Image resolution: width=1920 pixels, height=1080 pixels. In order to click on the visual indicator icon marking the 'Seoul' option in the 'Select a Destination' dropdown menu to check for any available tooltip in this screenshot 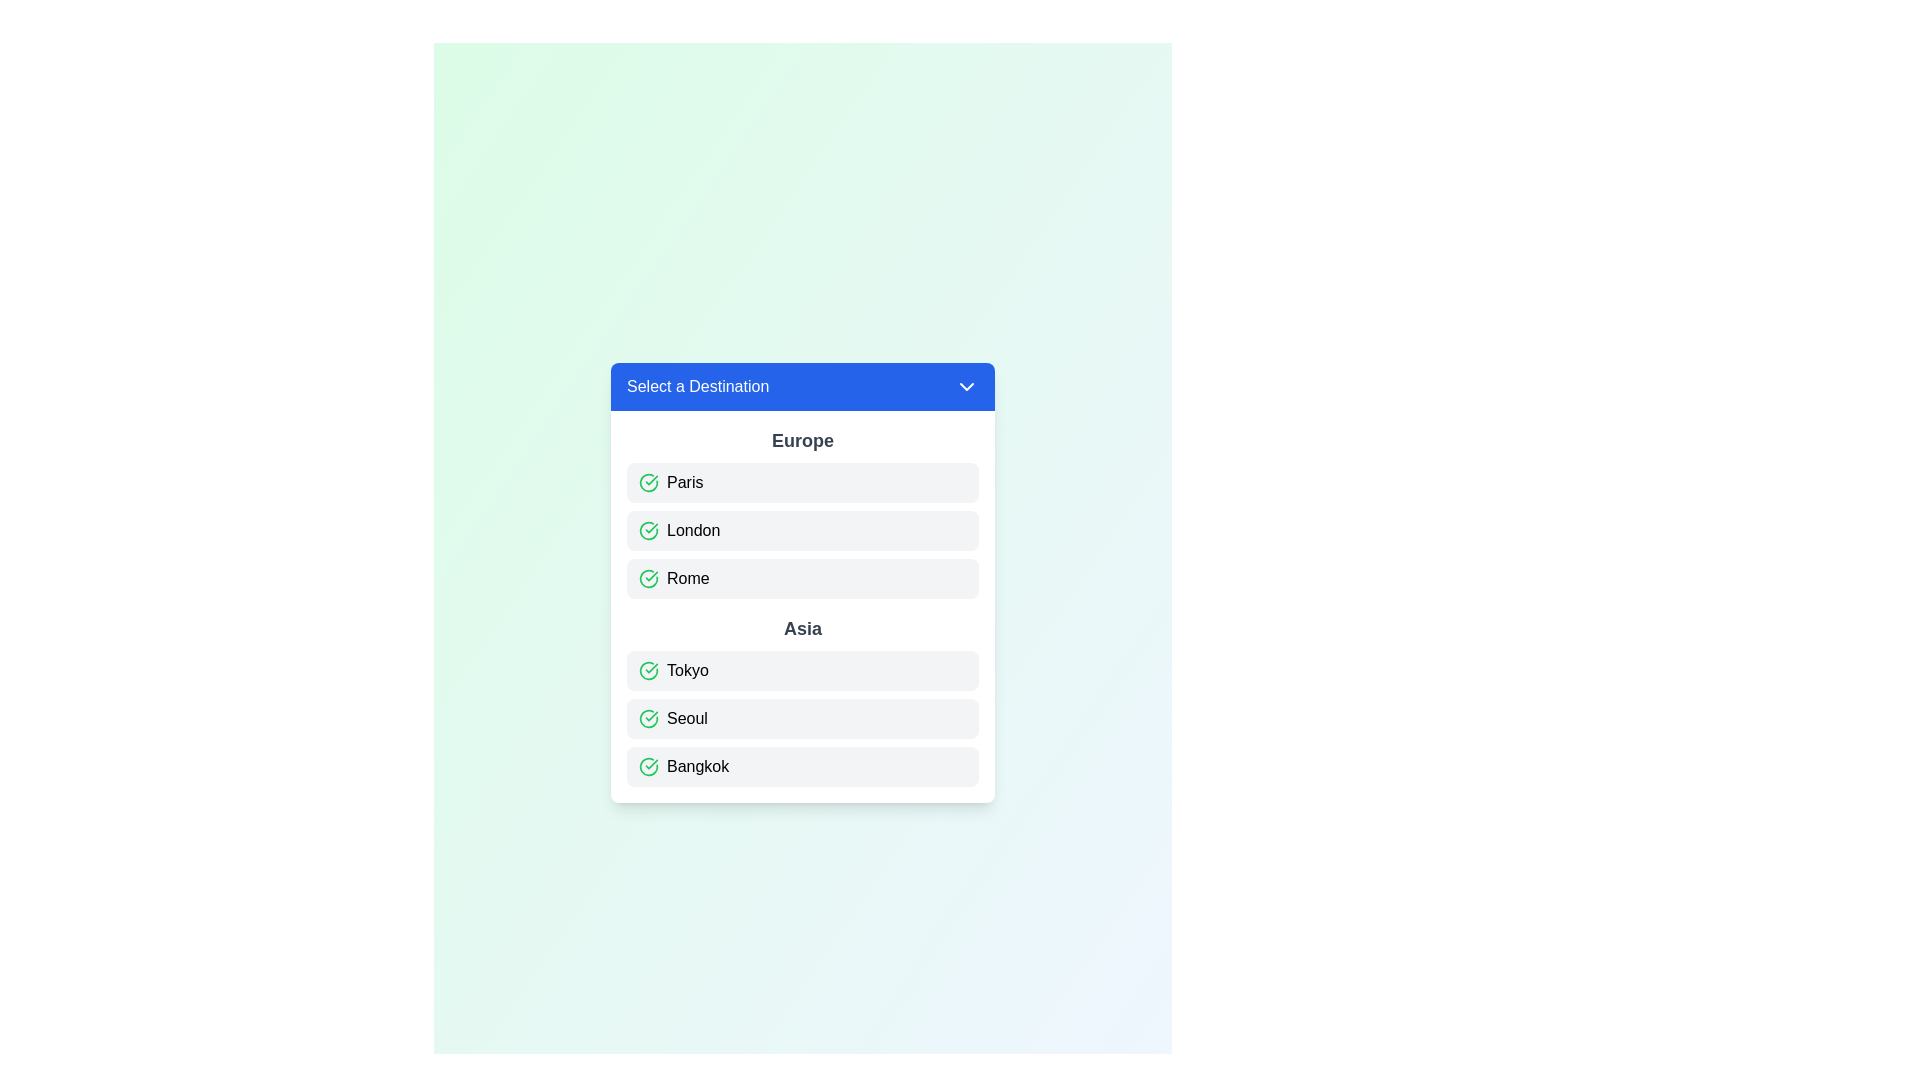, I will do `click(648, 717)`.